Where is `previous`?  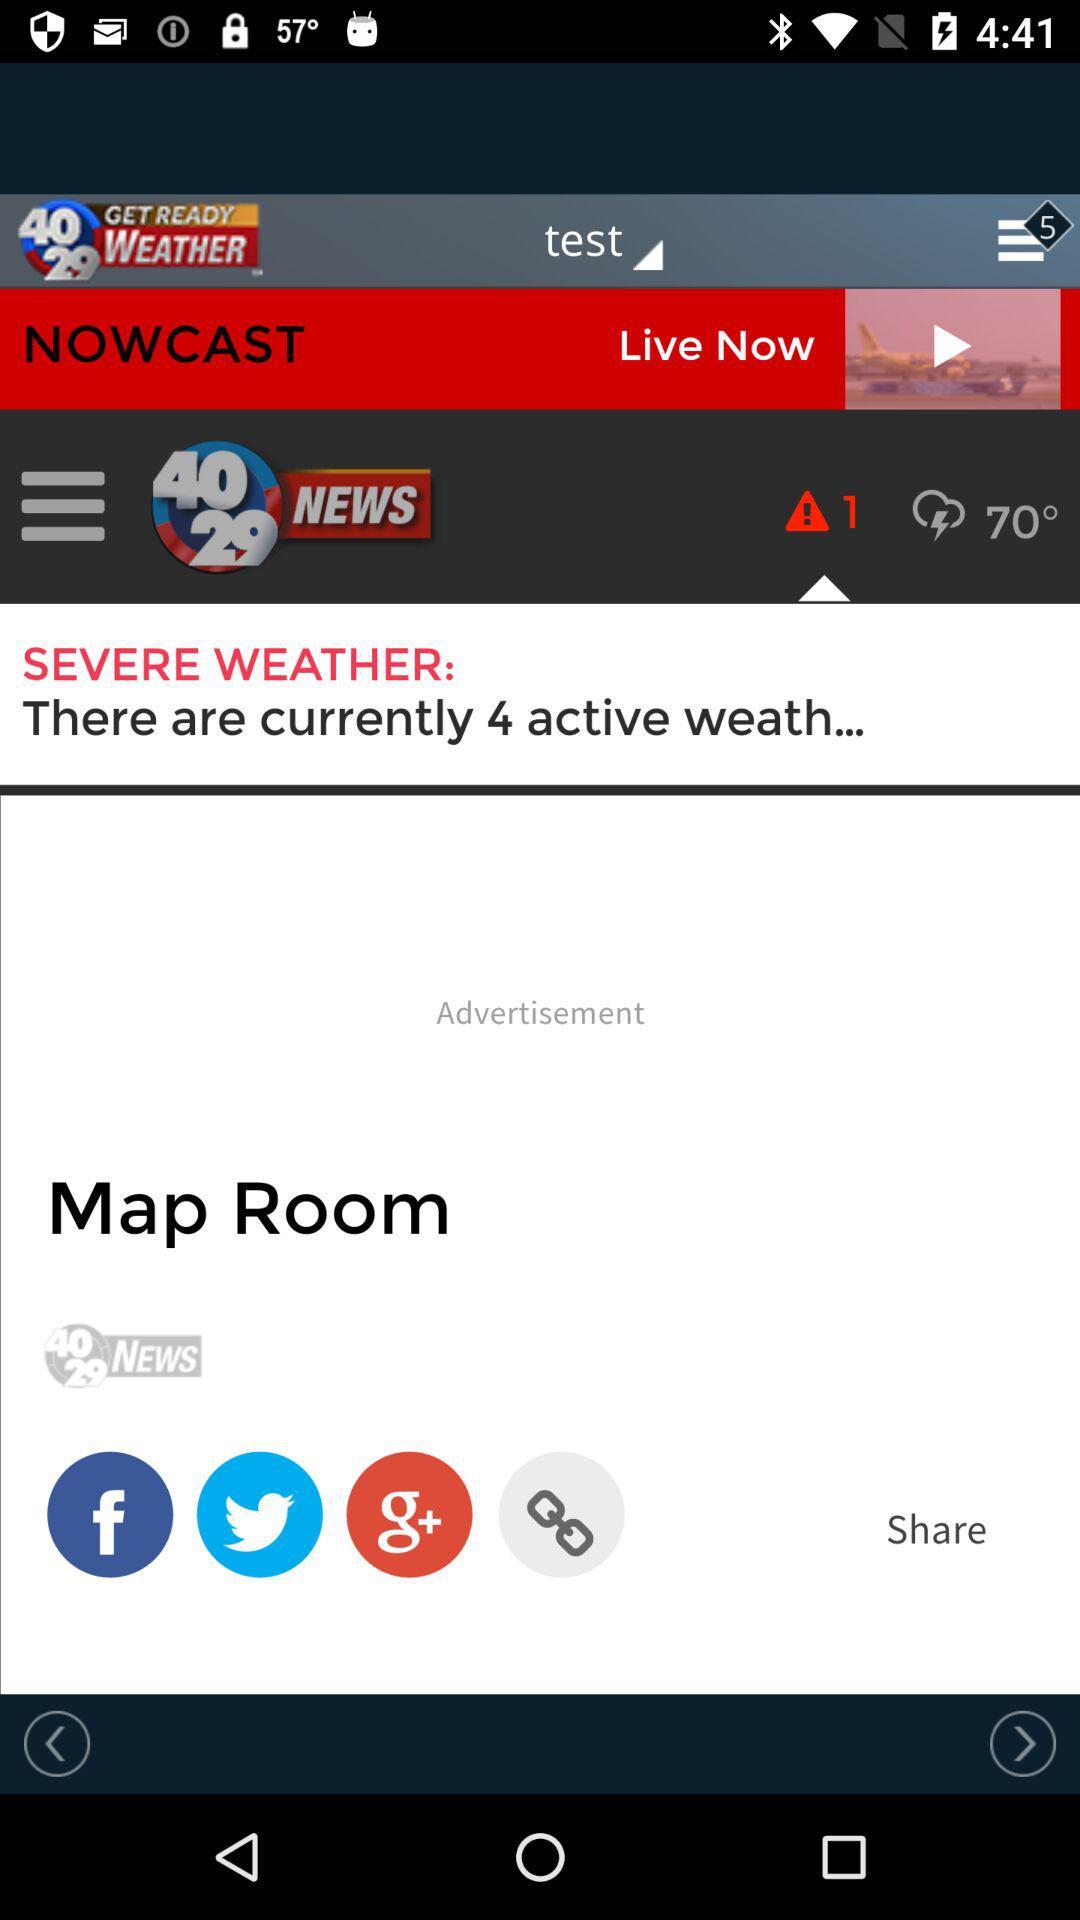
previous is located at coordinates (1022, 1742).